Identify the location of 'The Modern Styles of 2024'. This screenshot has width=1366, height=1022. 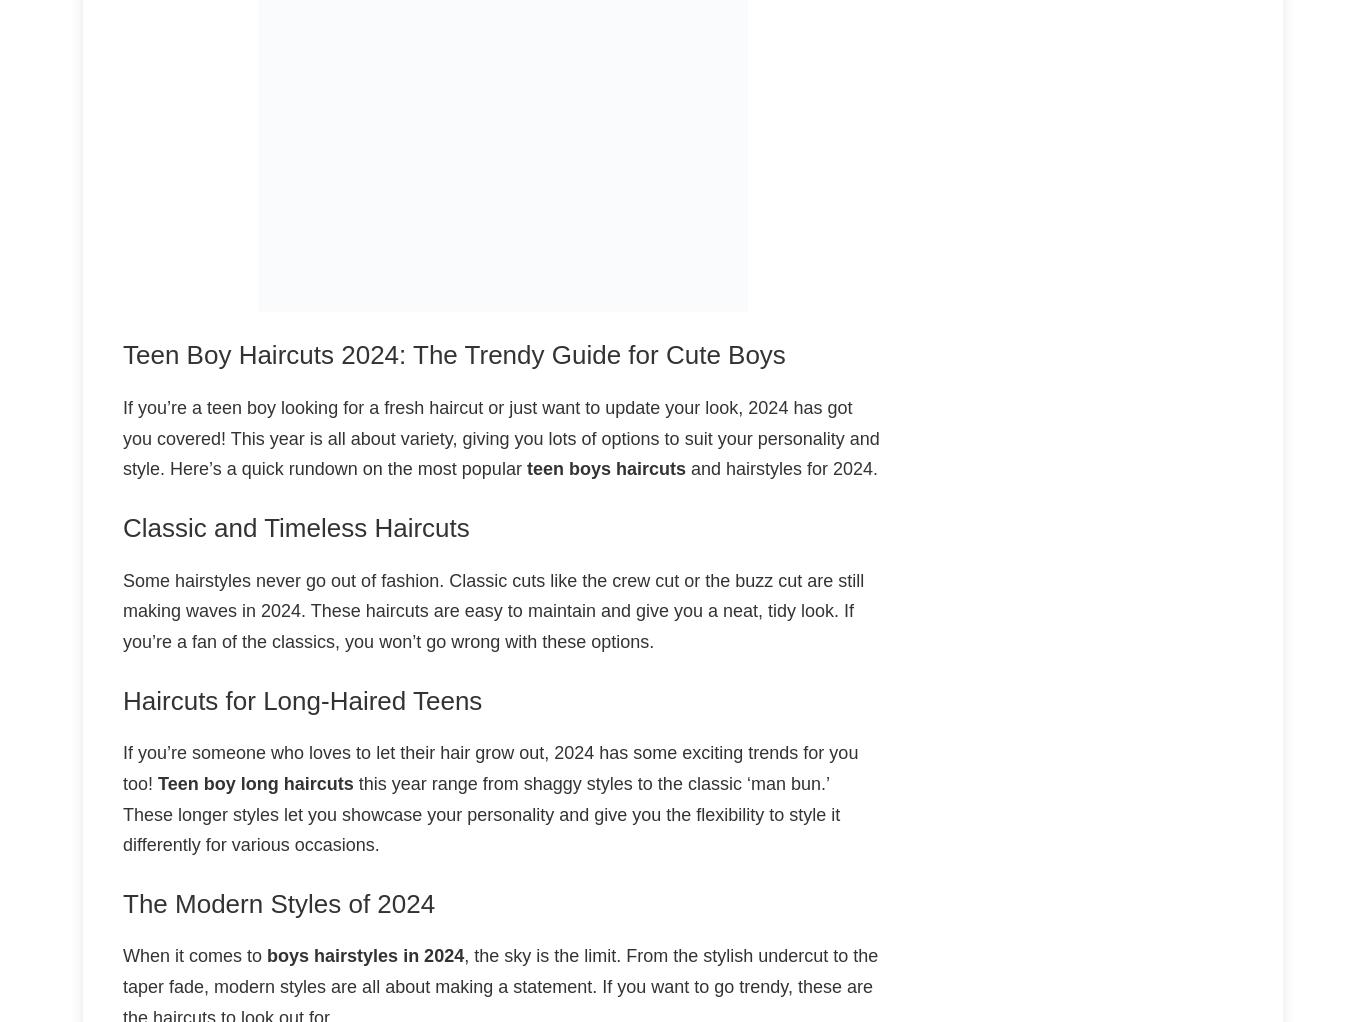
(121, 902).